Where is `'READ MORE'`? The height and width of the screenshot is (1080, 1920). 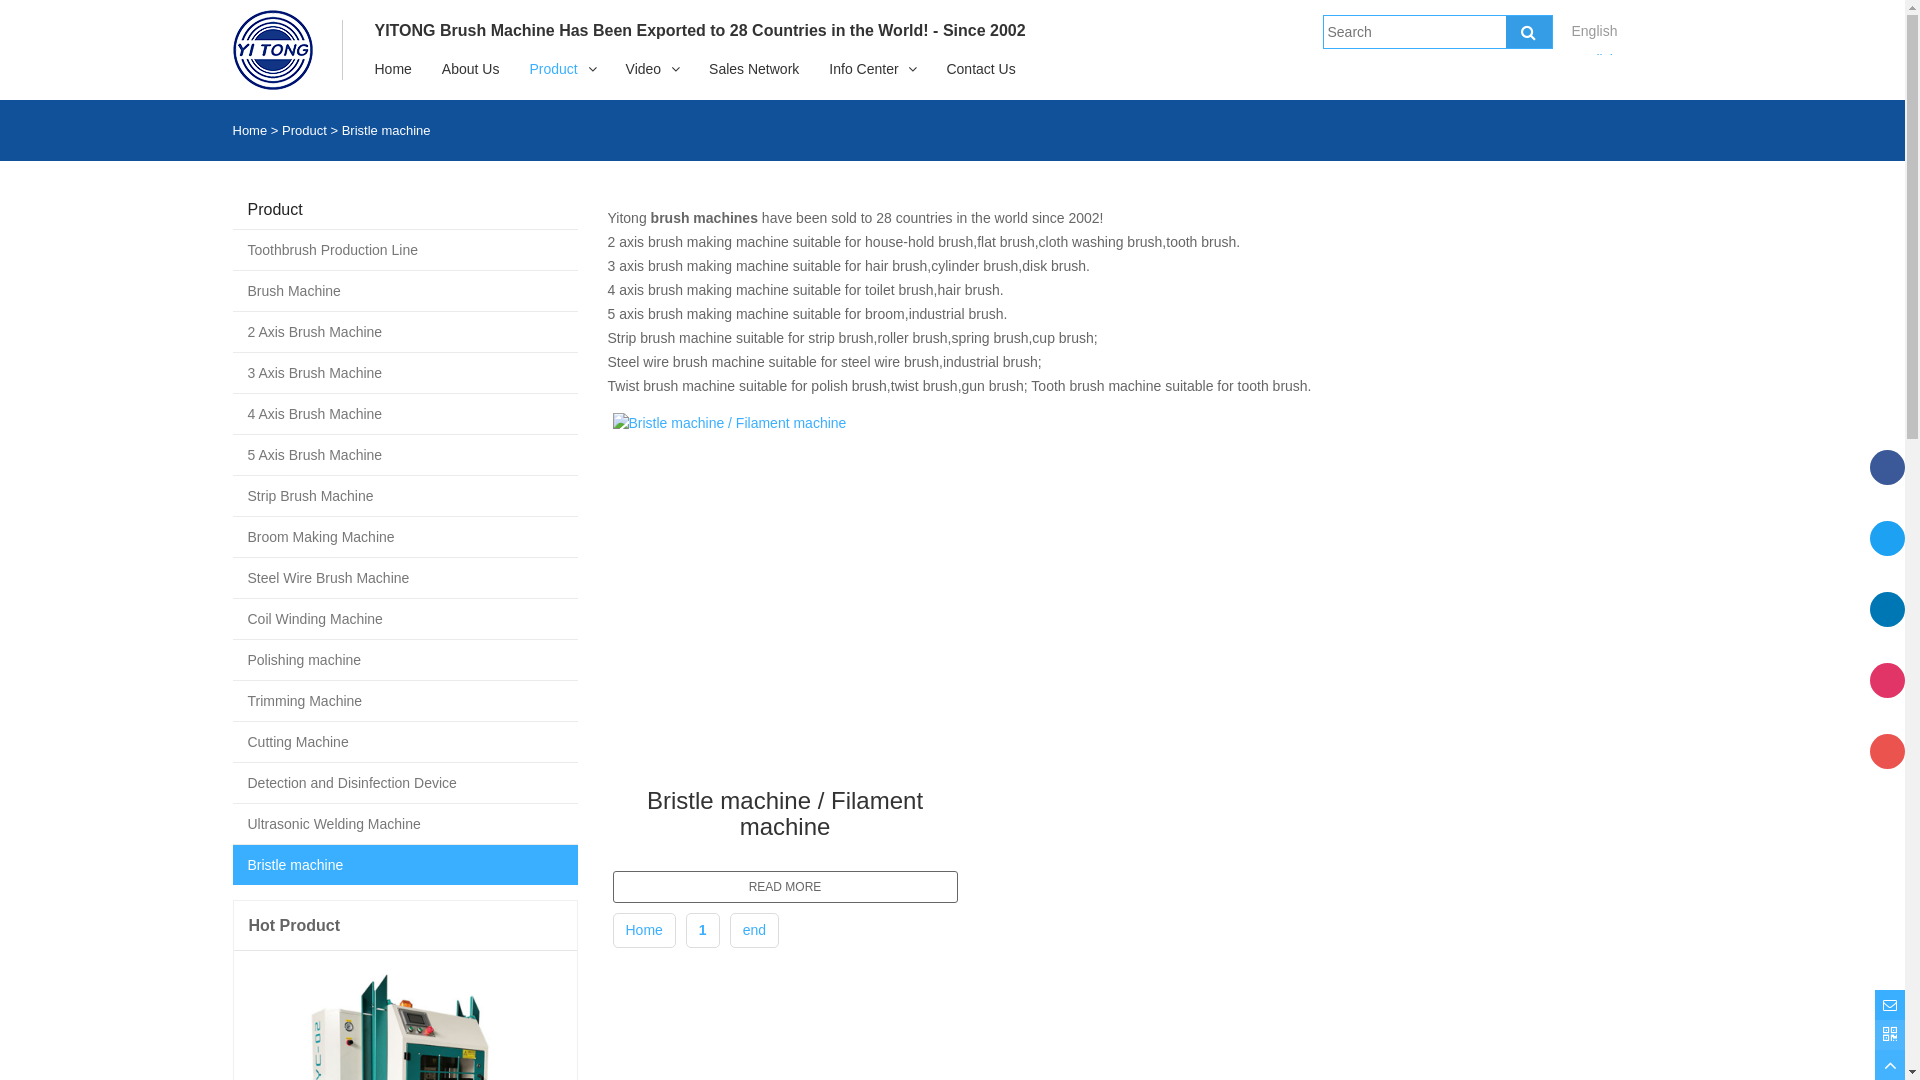
'READ MORE' is located at coordinates (783, 886).